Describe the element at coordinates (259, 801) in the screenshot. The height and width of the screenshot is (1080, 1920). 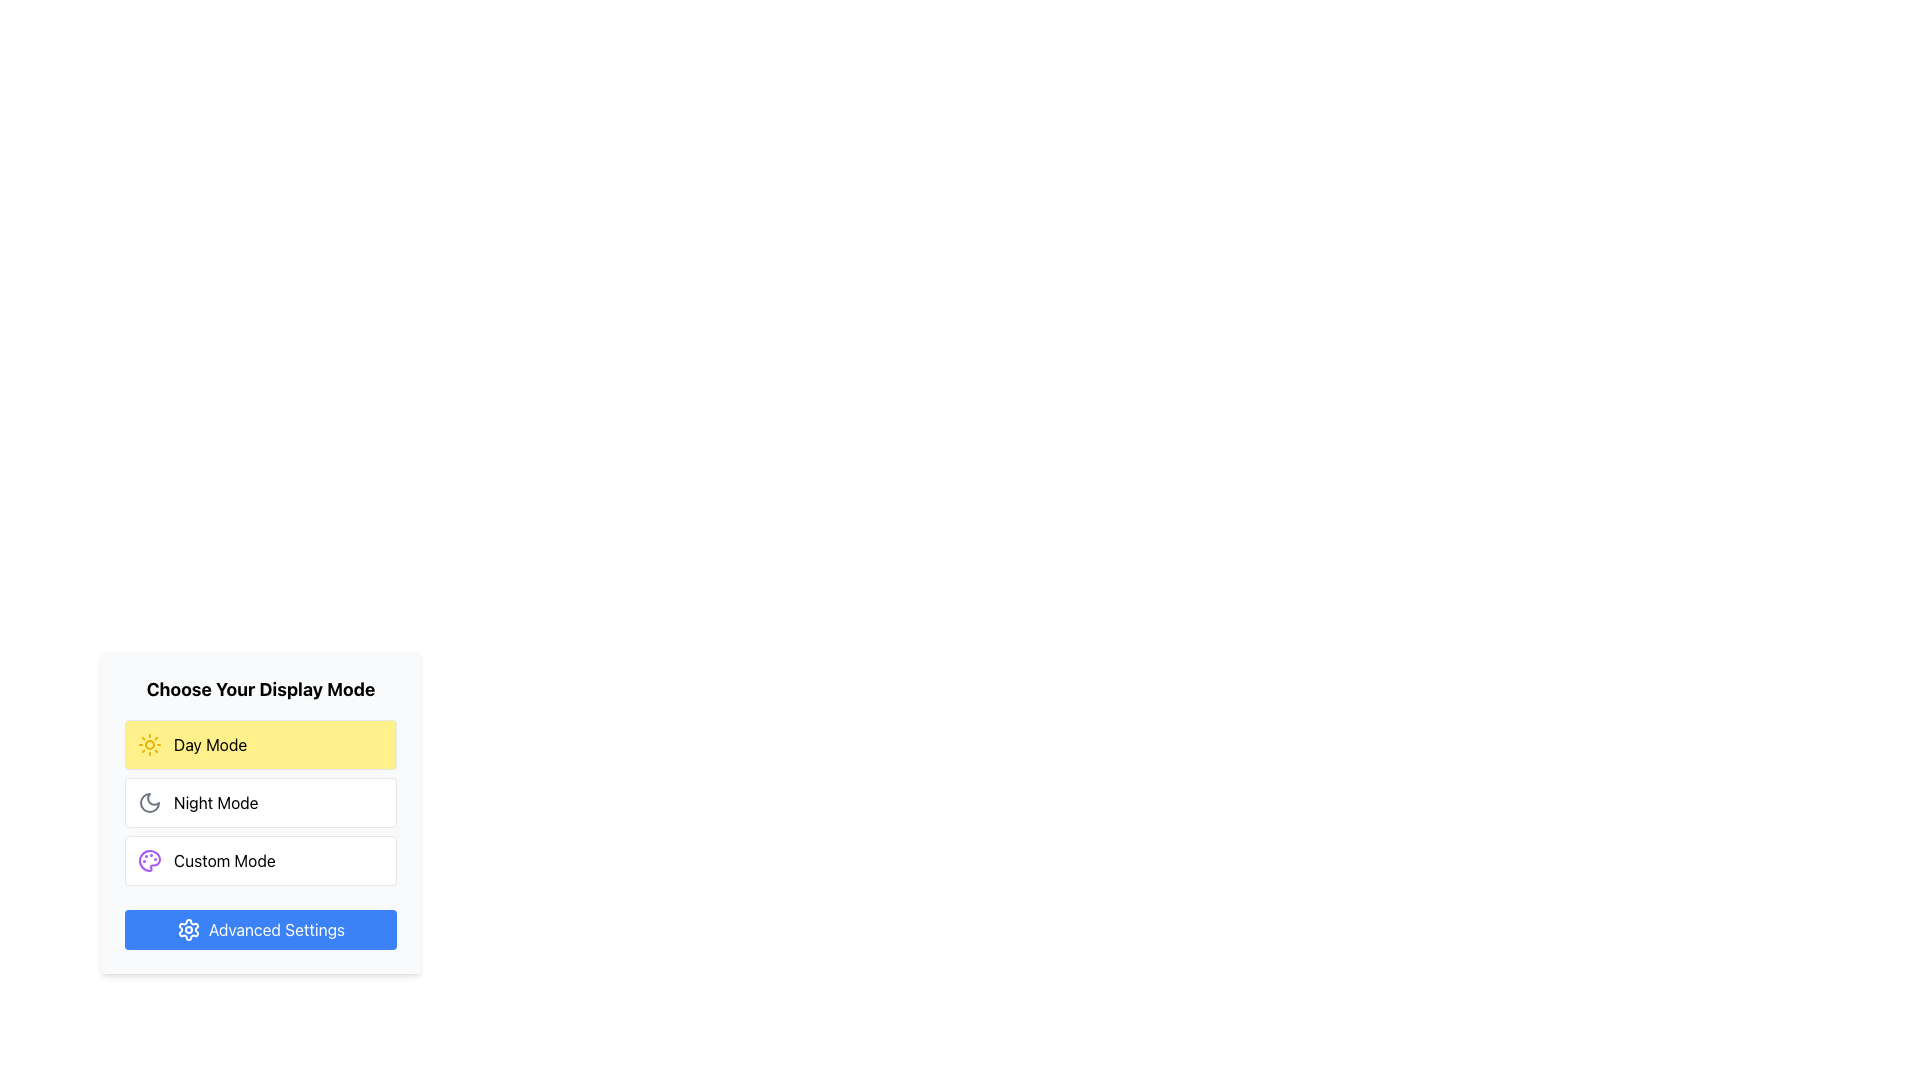
I see `the 'Night Mode' button, which is the second button in the column` at that location.